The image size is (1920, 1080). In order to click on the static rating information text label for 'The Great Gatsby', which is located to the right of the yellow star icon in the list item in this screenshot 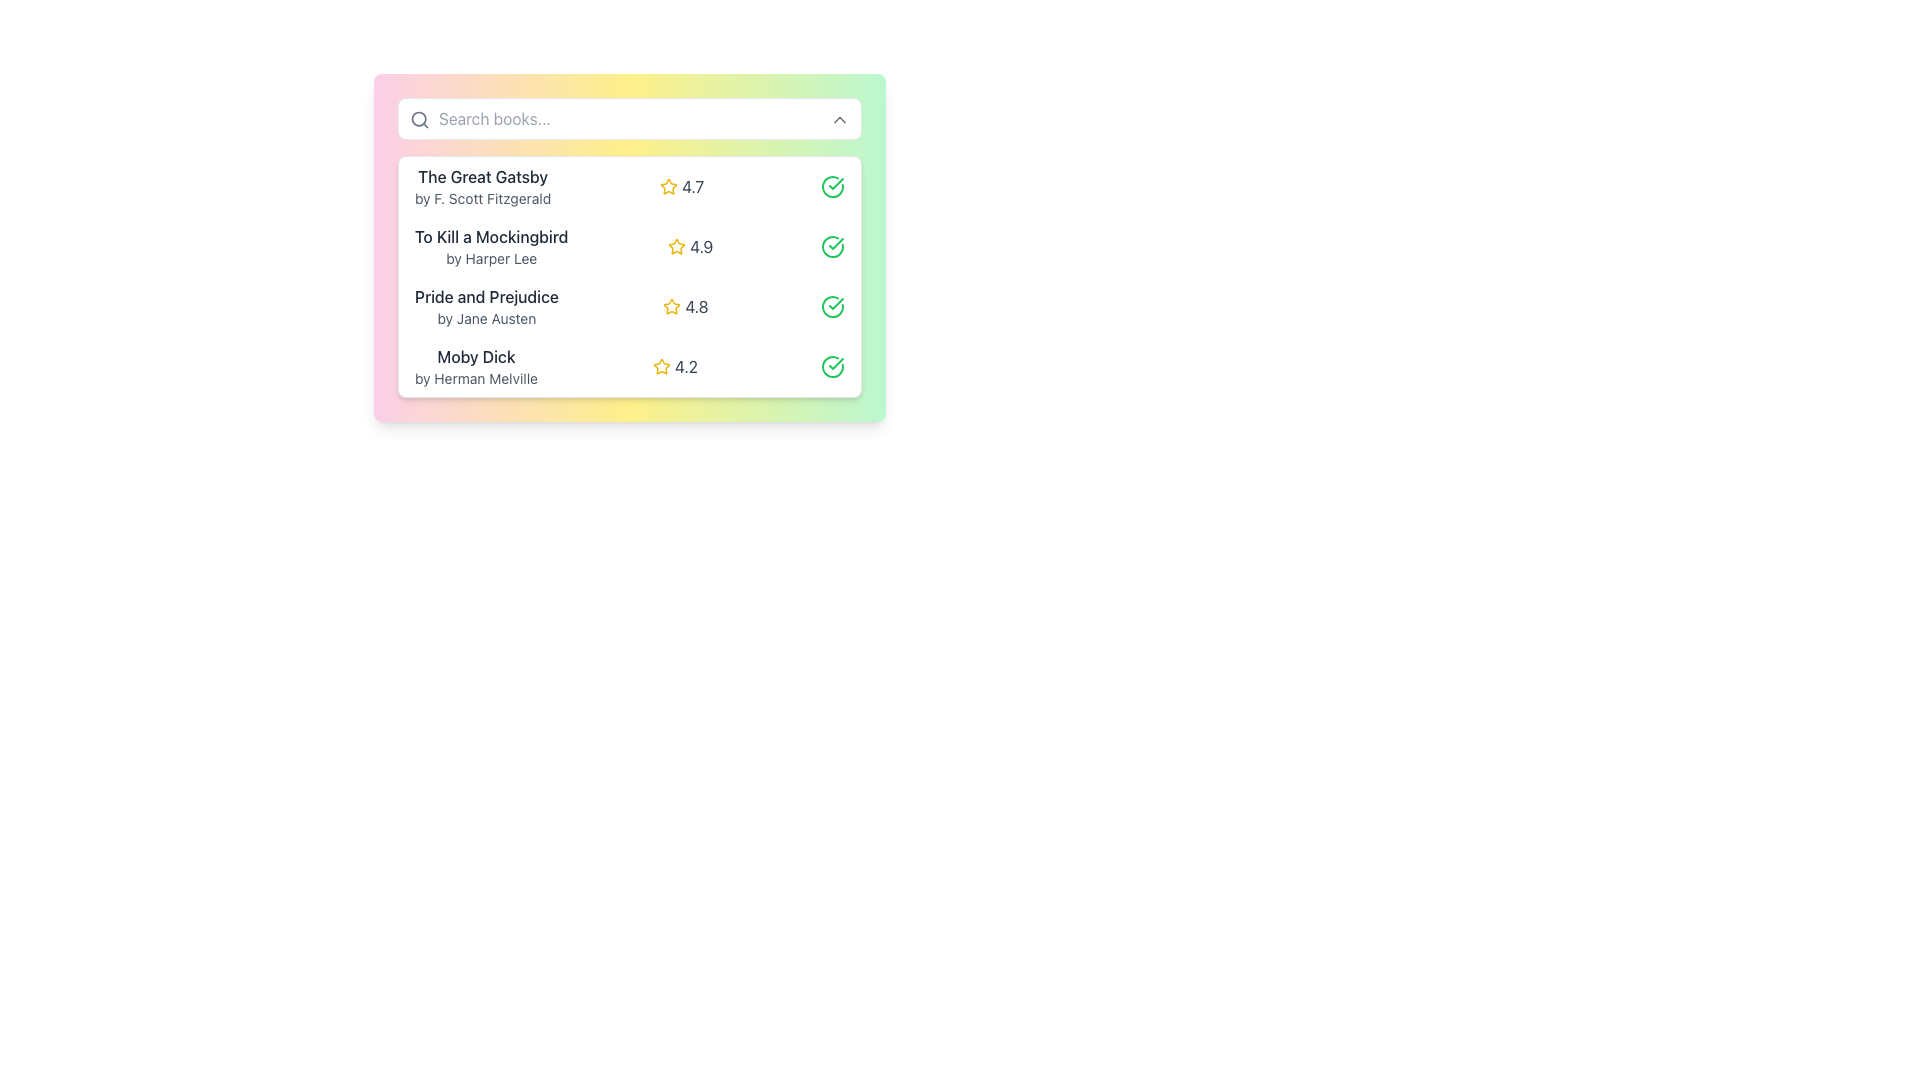, I will do `click(693, 186)`.